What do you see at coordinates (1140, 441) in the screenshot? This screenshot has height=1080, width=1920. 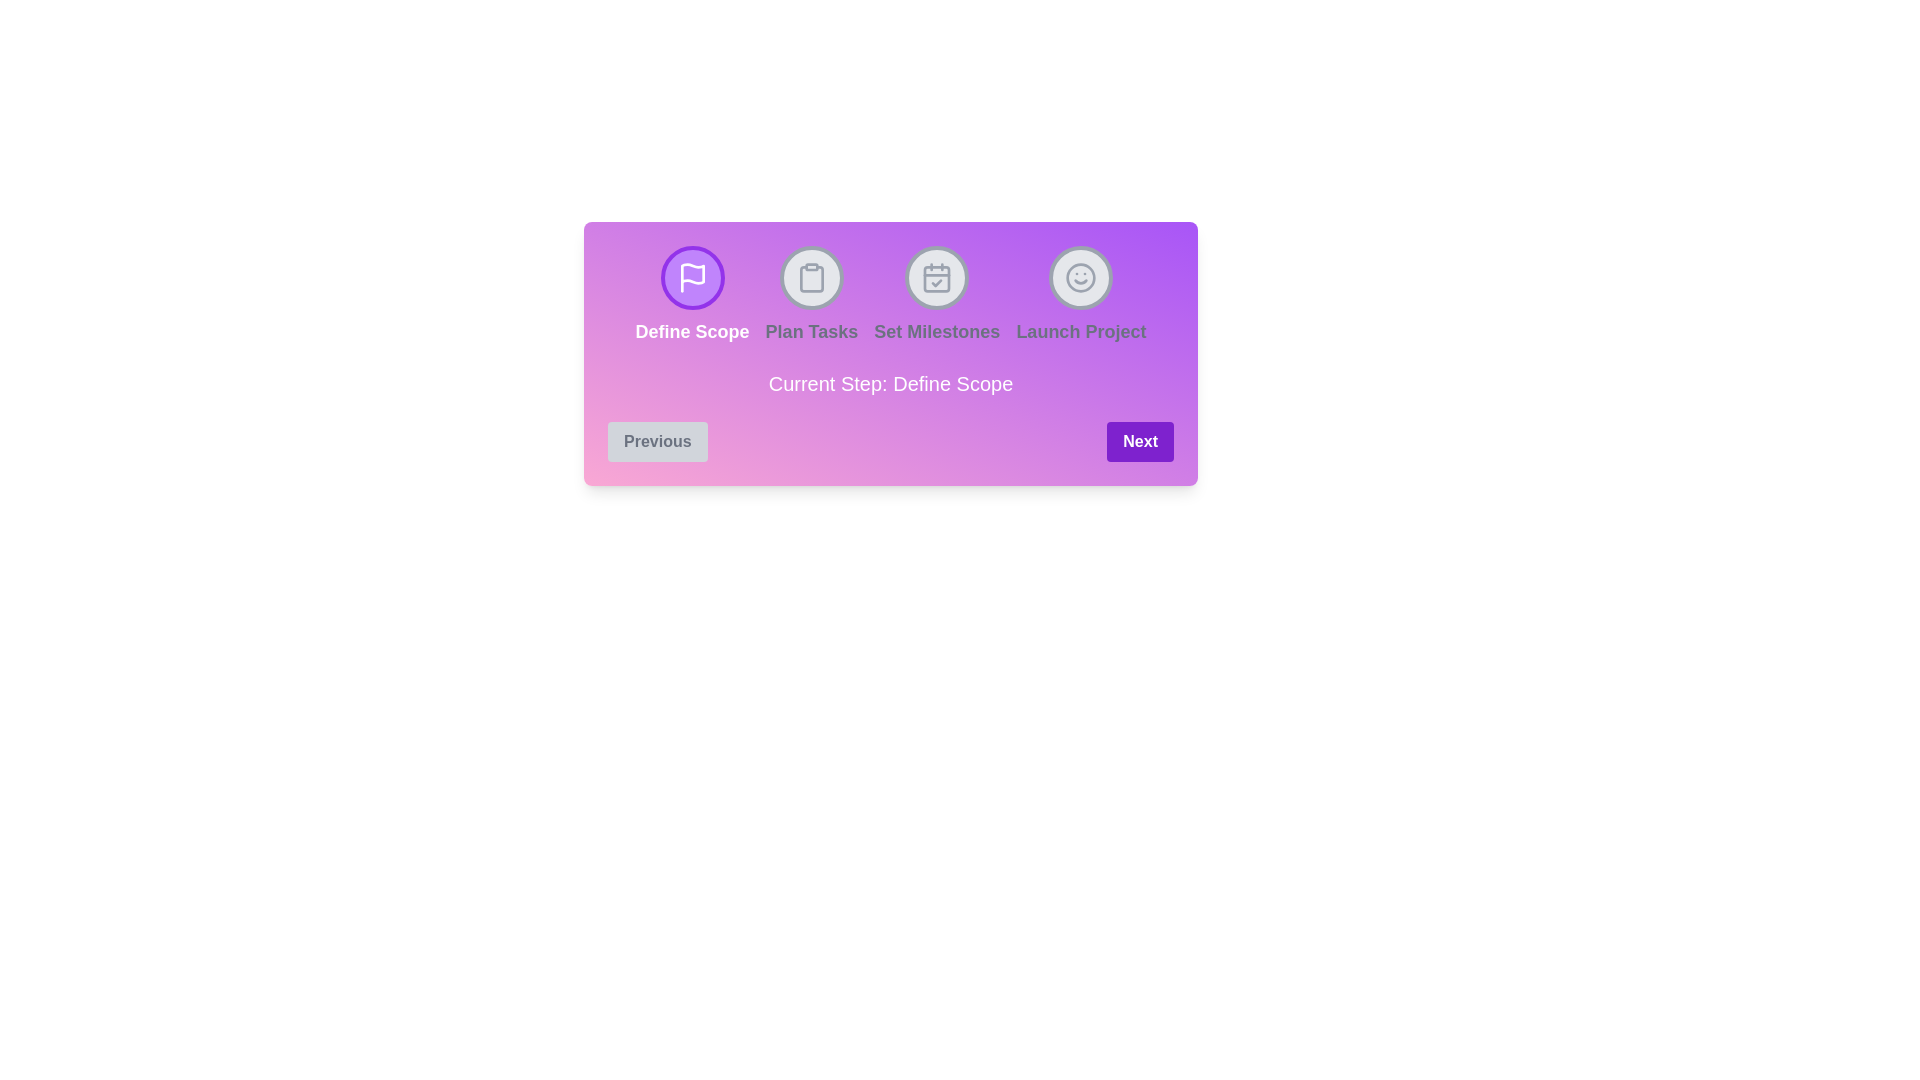 I see `the 'Next' button to proceed to the next step` at bounding box center [1140, 441].